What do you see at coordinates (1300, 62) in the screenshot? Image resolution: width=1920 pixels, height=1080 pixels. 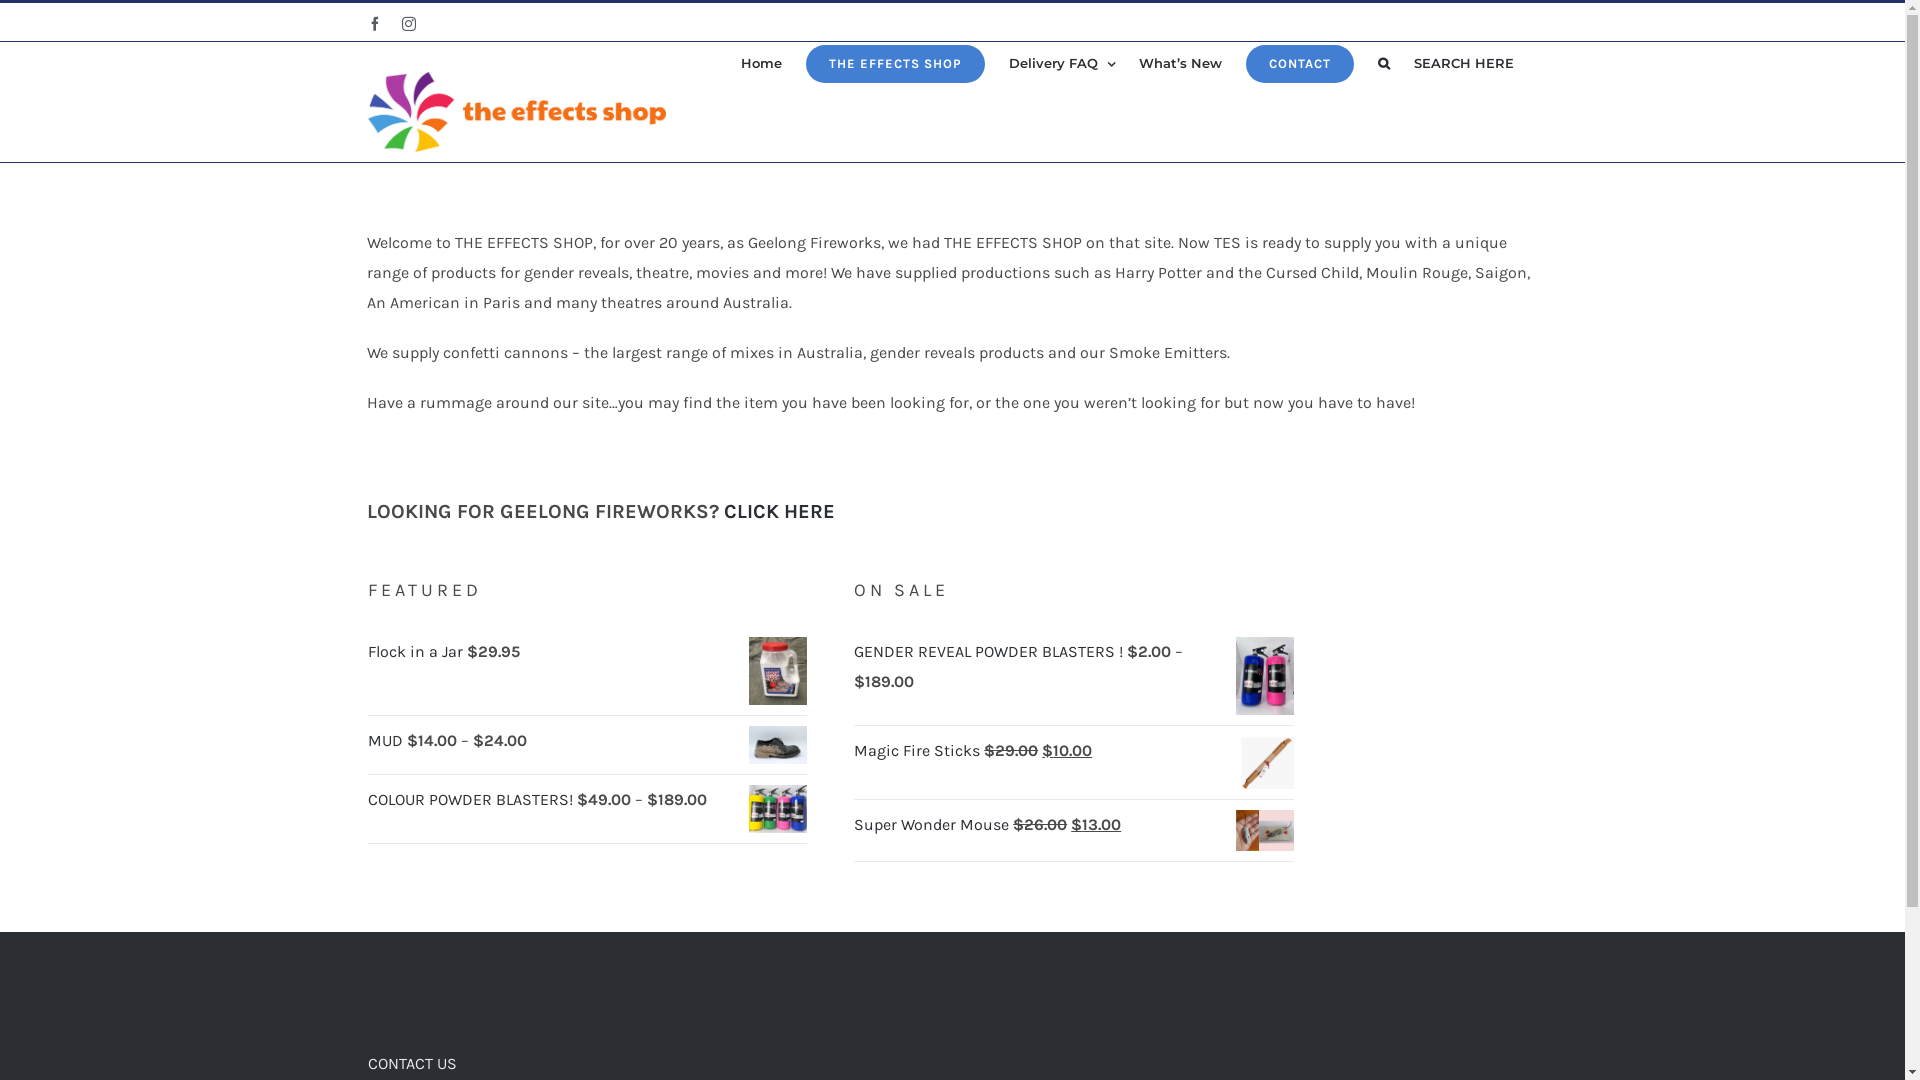 I see `'CONTACT'` at bounding box center [1300, 62].